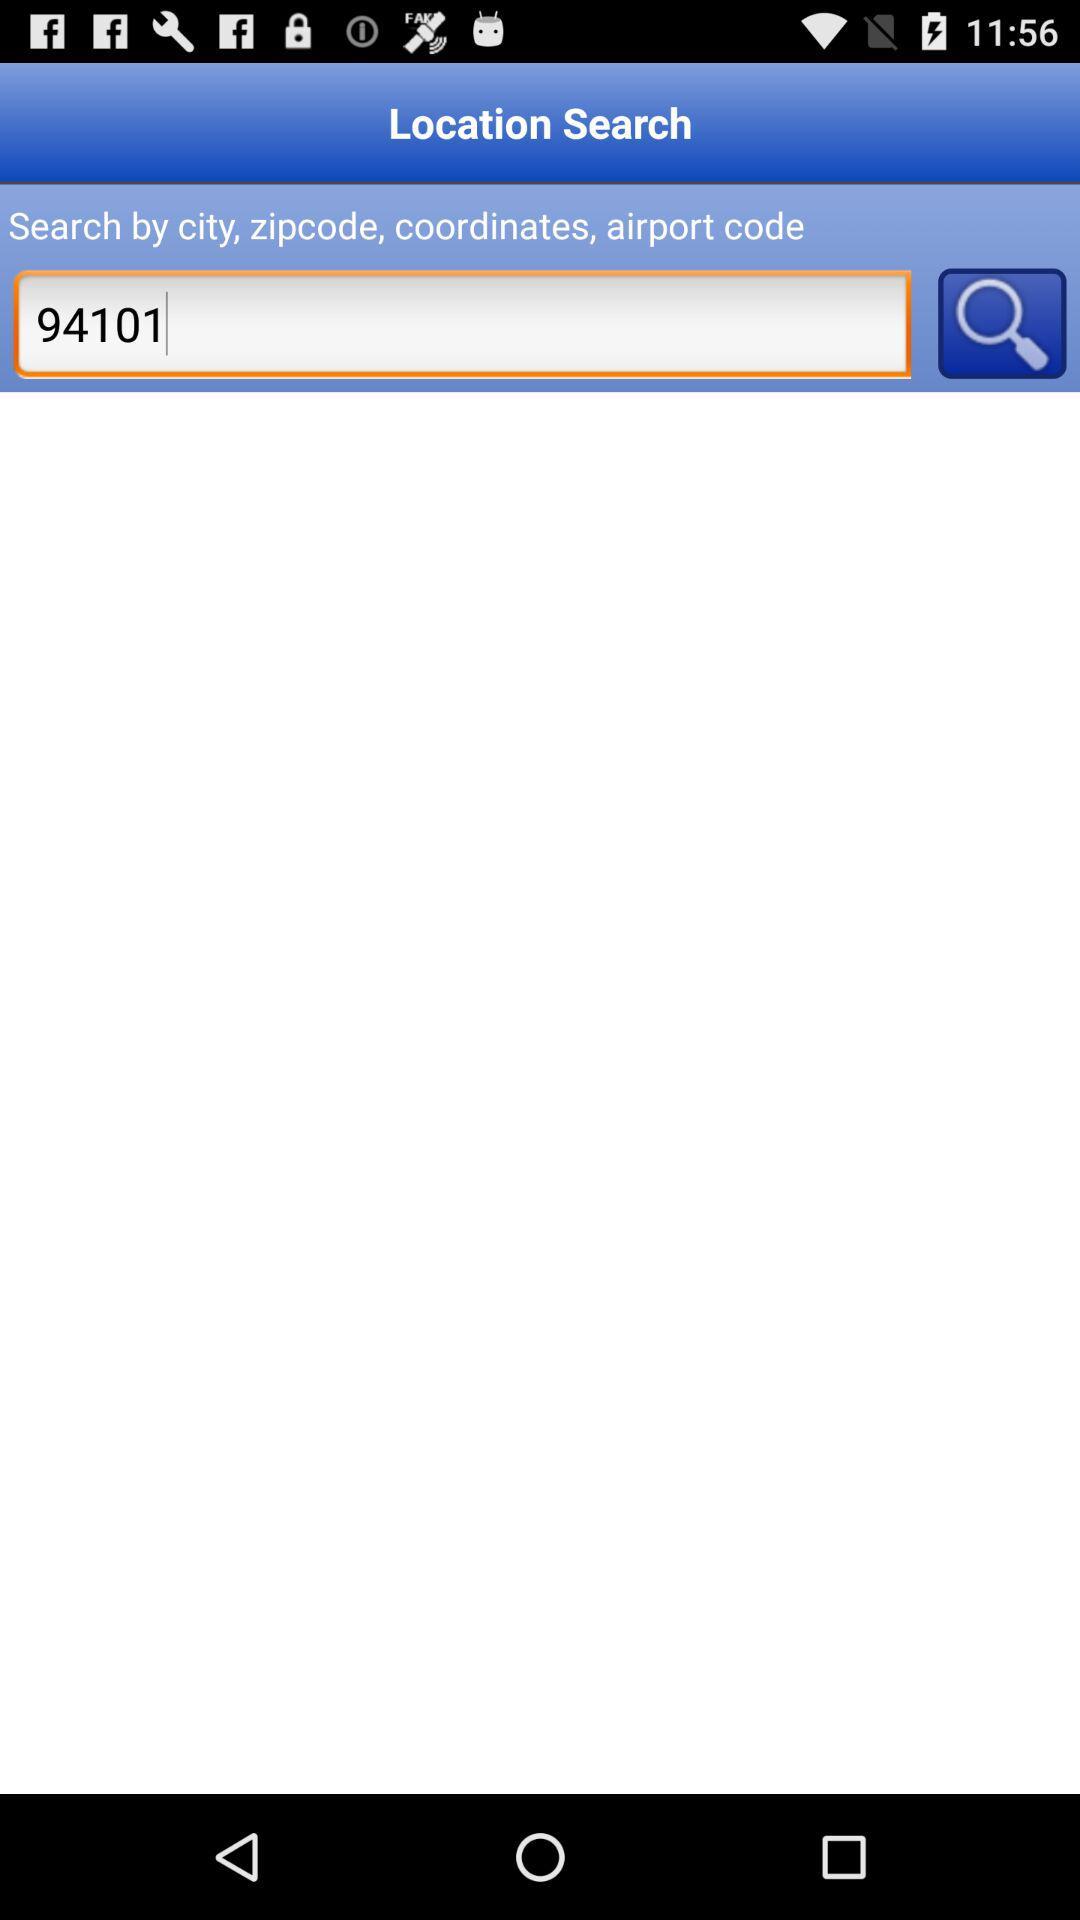 Image resolution: width=1080 pixels, height=1920 pixels. Describe the element at coordinates (1002, 346) in the screenshot. I see `the search icon` at that location.